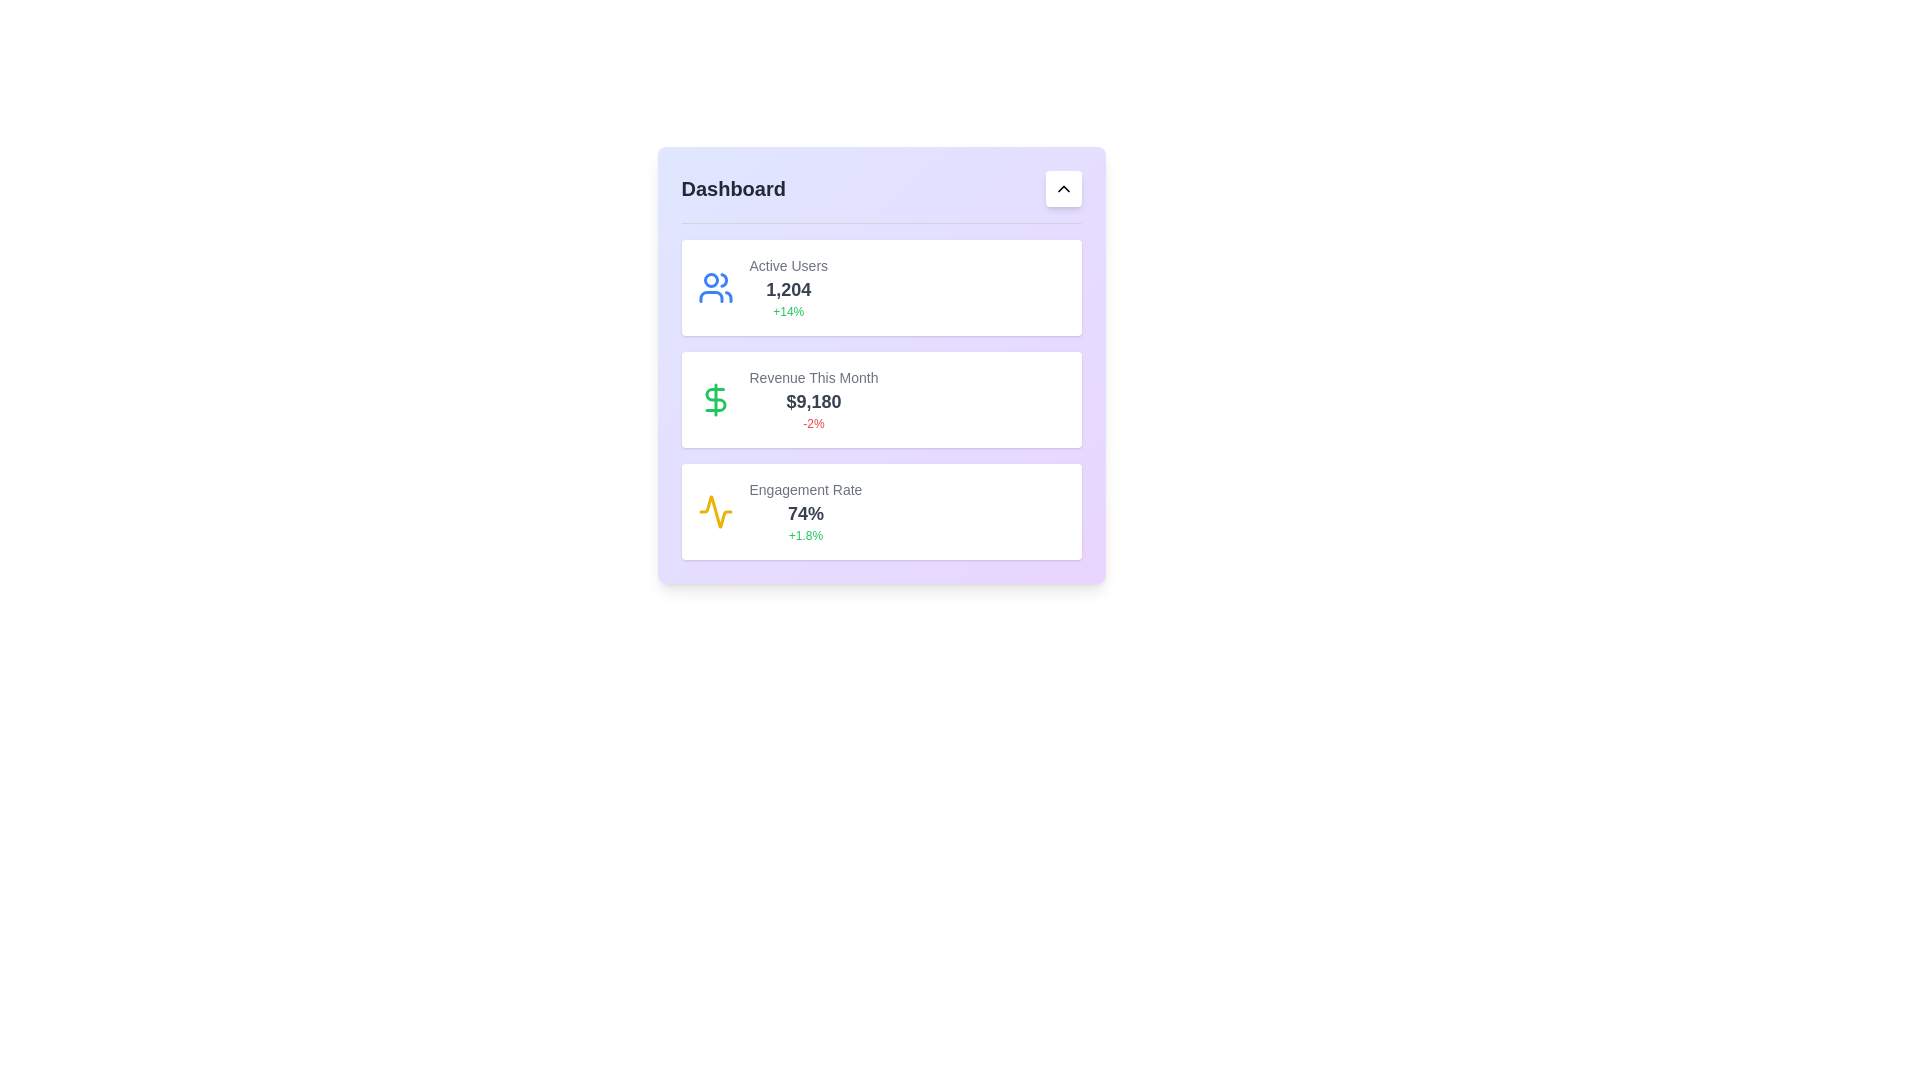 This screenshot has width=1920, height=1080. Describe the element at coordinates (806, 512) in the screenshot. I see `displayed engagement rate value from the text display located centrally in the lower card of the vertical stack, positioned below 'Engagement Rate' and above the '+1.8%' text` at that location.